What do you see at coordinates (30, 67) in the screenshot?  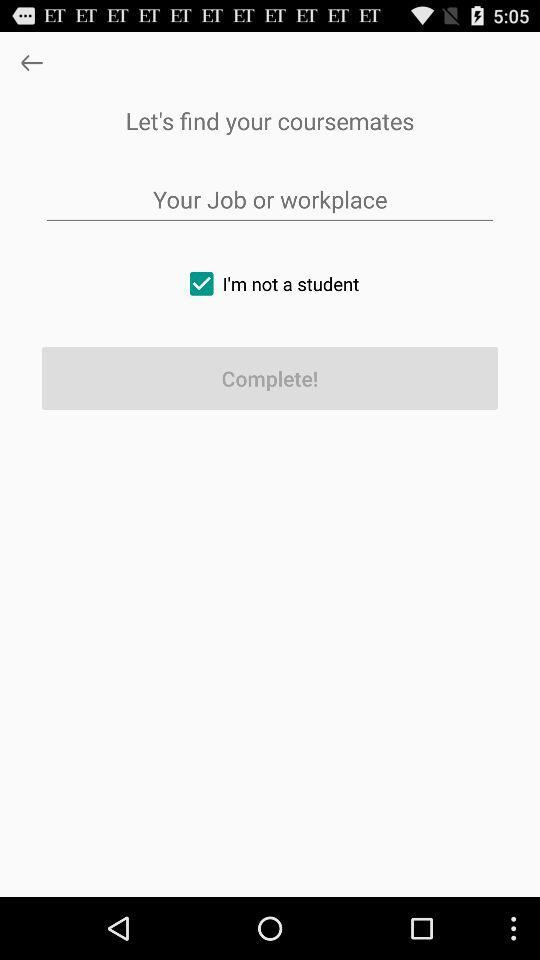 I see `the arrow_backward icon` at bounding box center [30, 67].